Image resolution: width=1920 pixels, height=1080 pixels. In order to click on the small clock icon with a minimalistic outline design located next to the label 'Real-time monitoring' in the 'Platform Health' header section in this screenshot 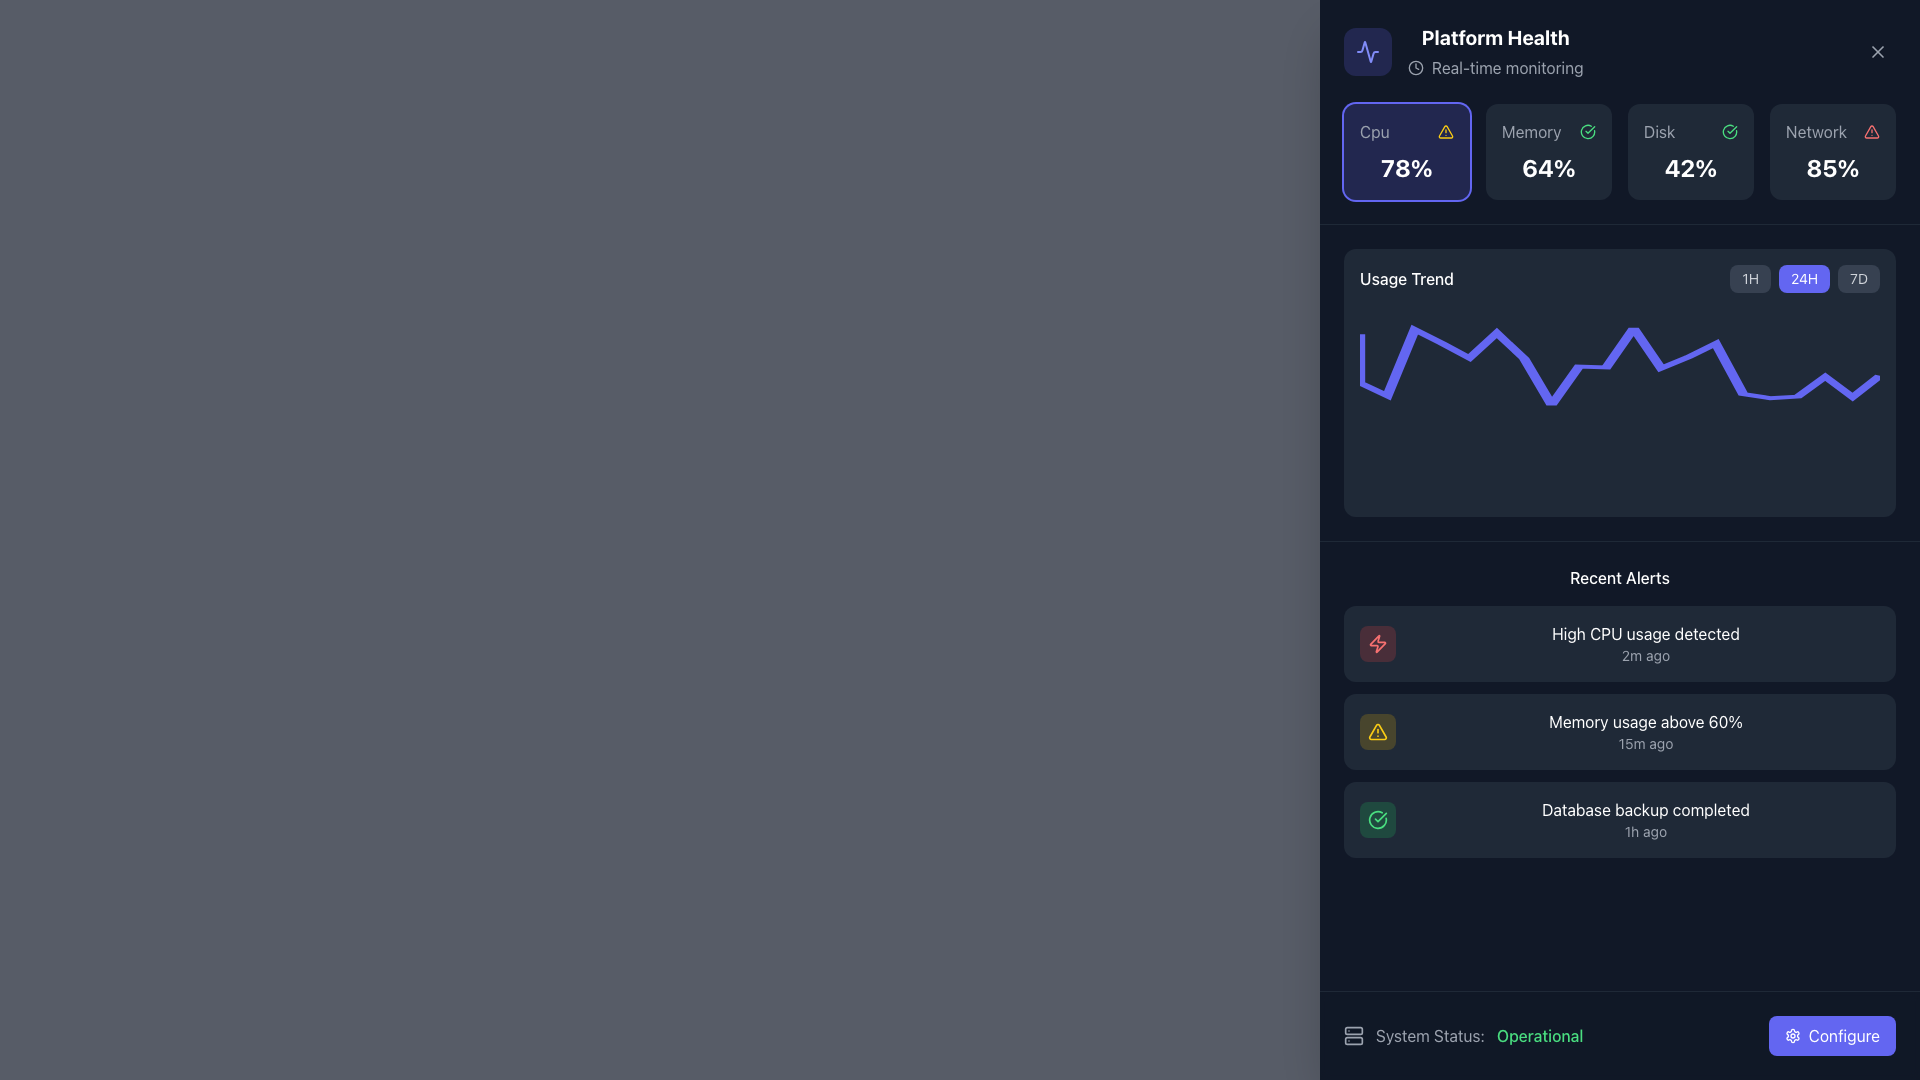, I will do `click(1415, 67)`.